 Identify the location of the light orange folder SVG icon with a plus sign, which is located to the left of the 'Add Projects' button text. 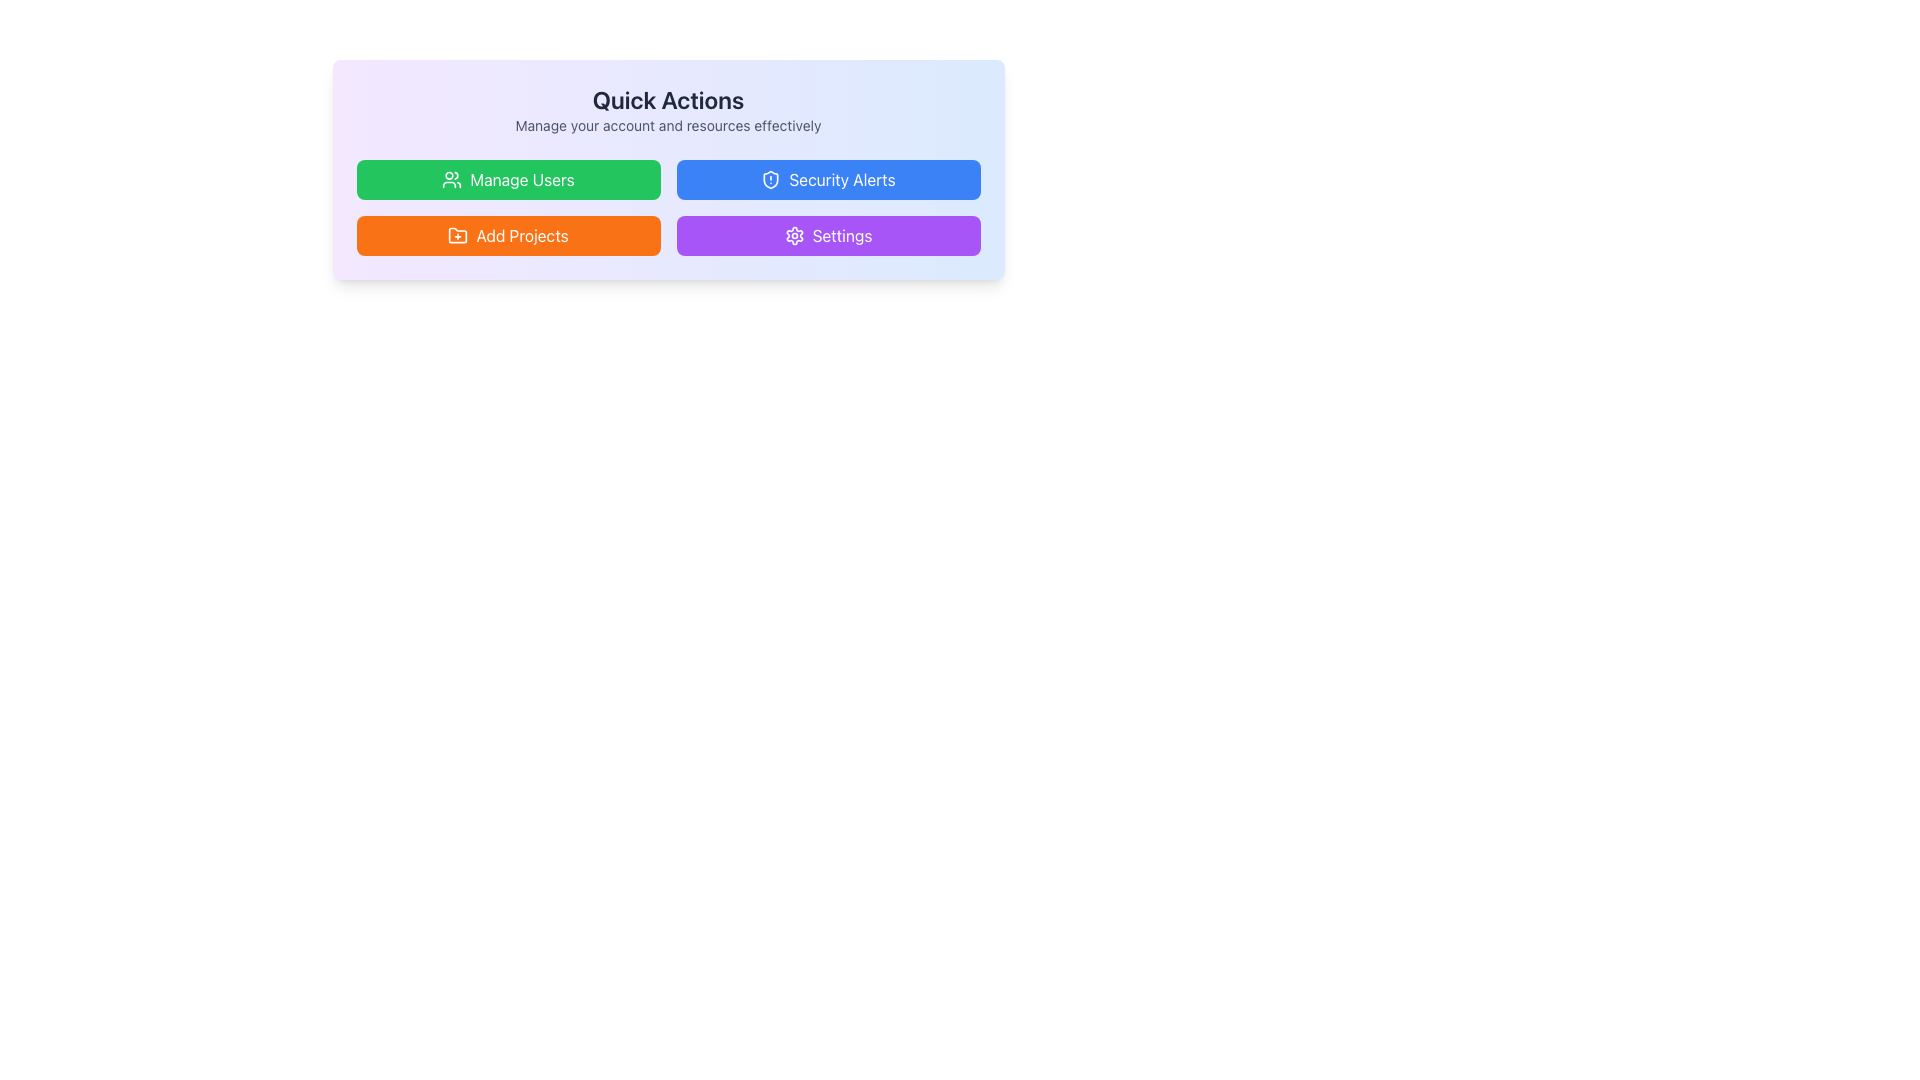
(457, 234).